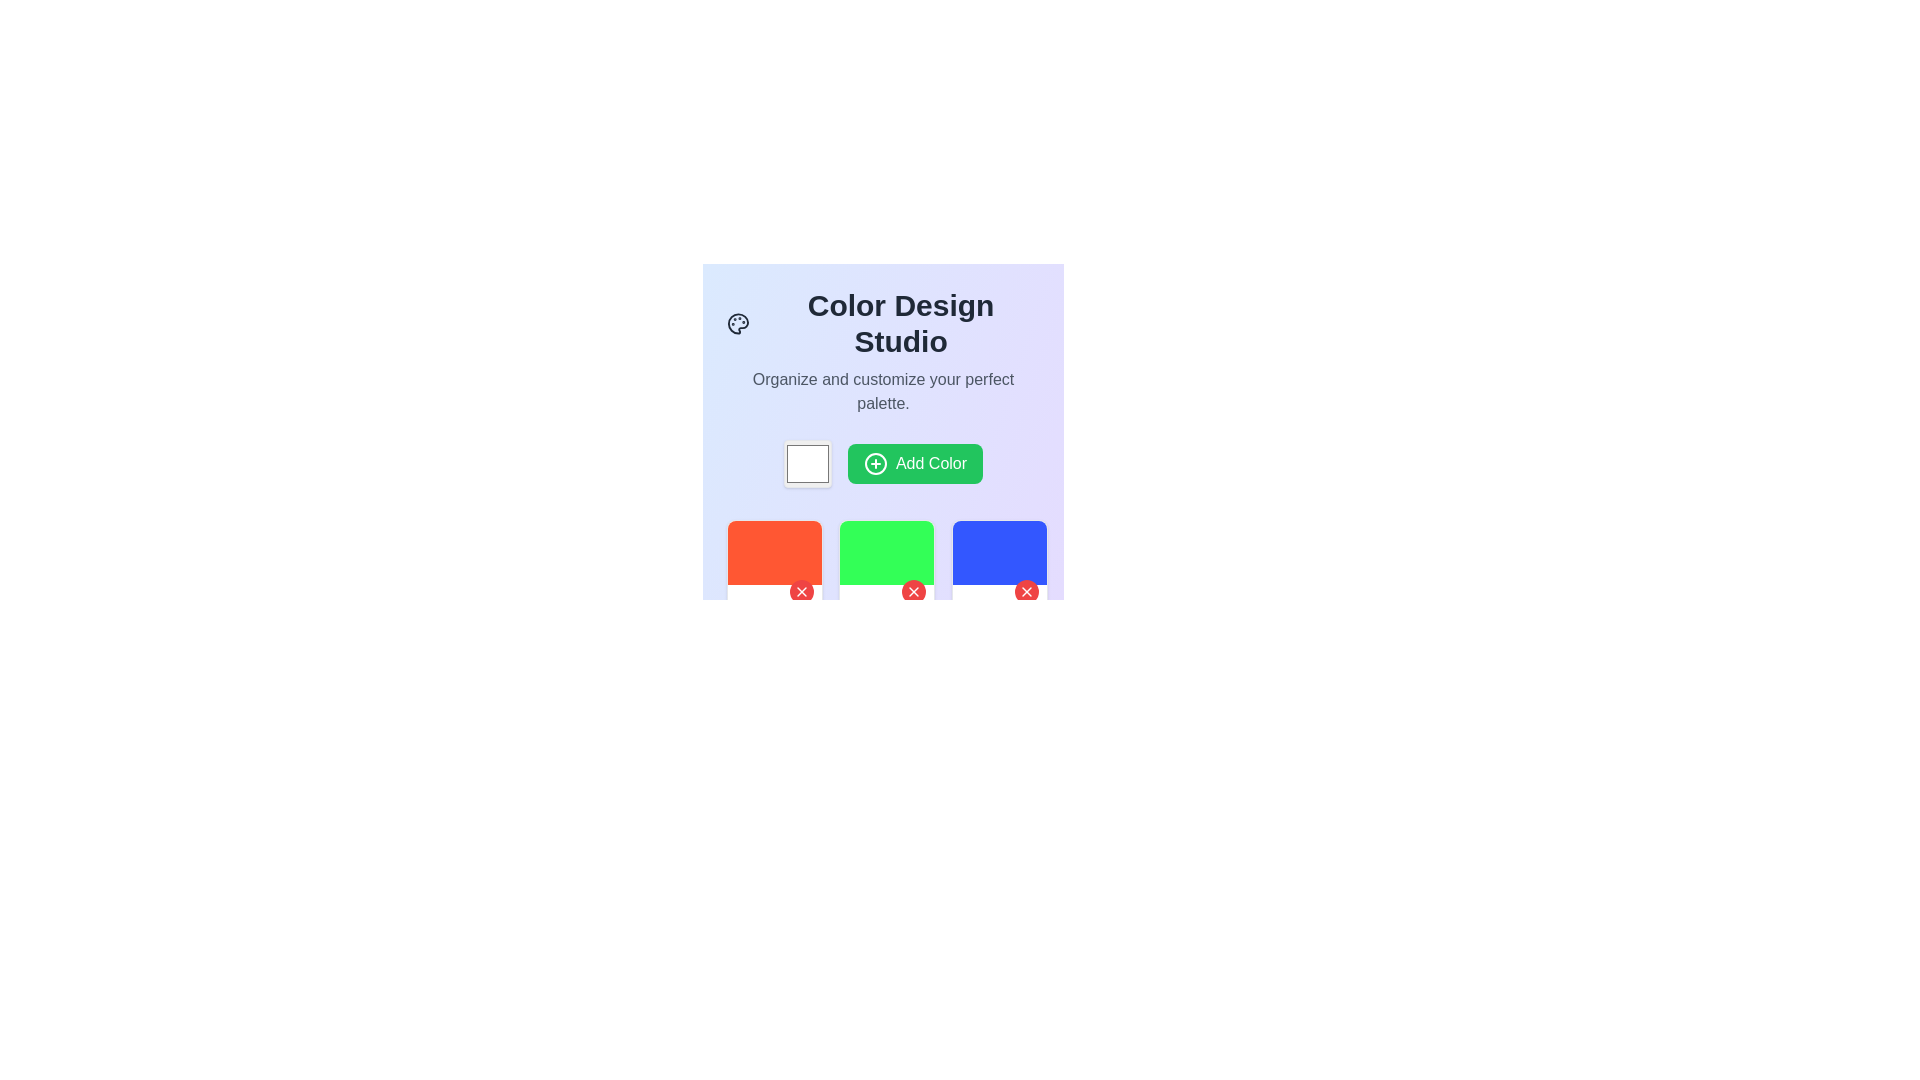 This screenshot has height=1080, width=1920. What do you see at coordinates (886, 567) in the screenshot?
I see `the Interactive card with a button, which is the middle card in a row of three color cards, located below the 'Add Color' button` at bounding box center [886, 567].